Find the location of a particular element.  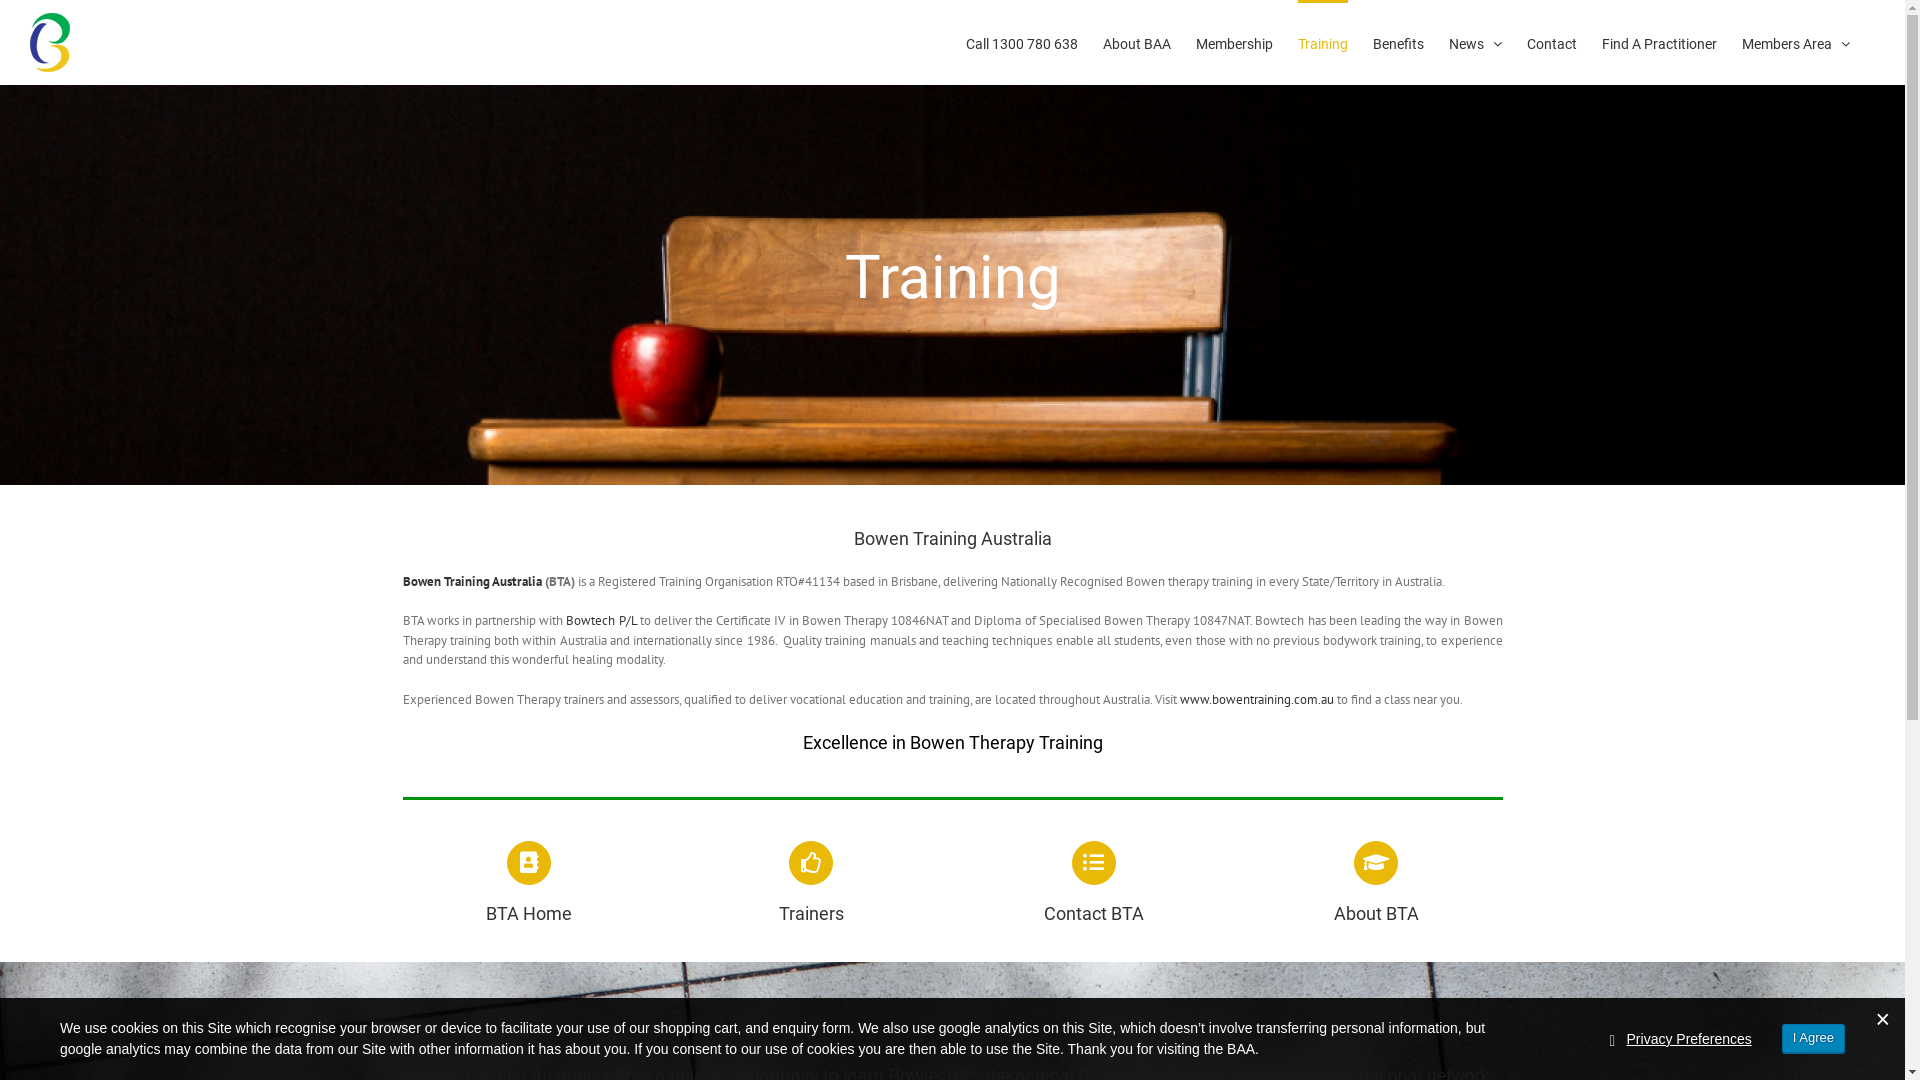

'Find A Practitioner' is located at coordinates (1659, 42).